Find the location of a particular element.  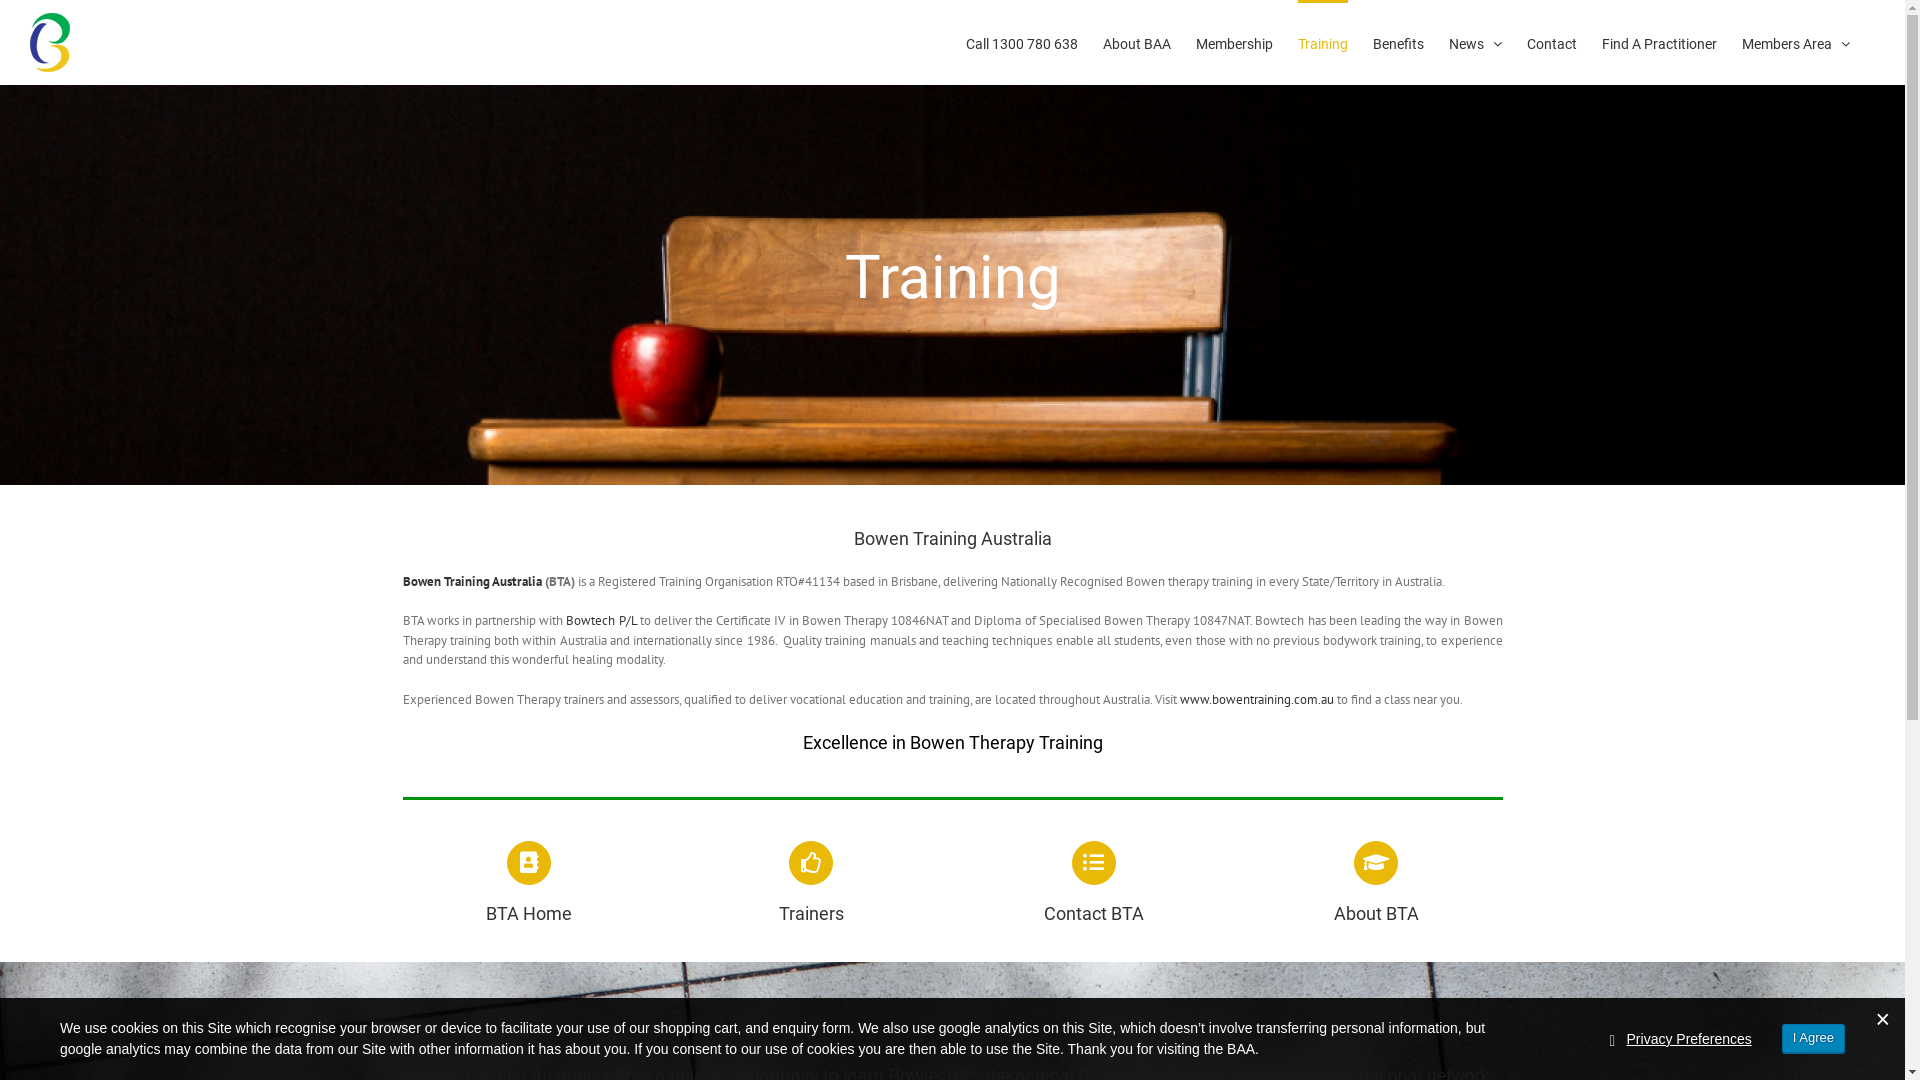

'Find A Practitioner' is located at coordinates (1659, 42).